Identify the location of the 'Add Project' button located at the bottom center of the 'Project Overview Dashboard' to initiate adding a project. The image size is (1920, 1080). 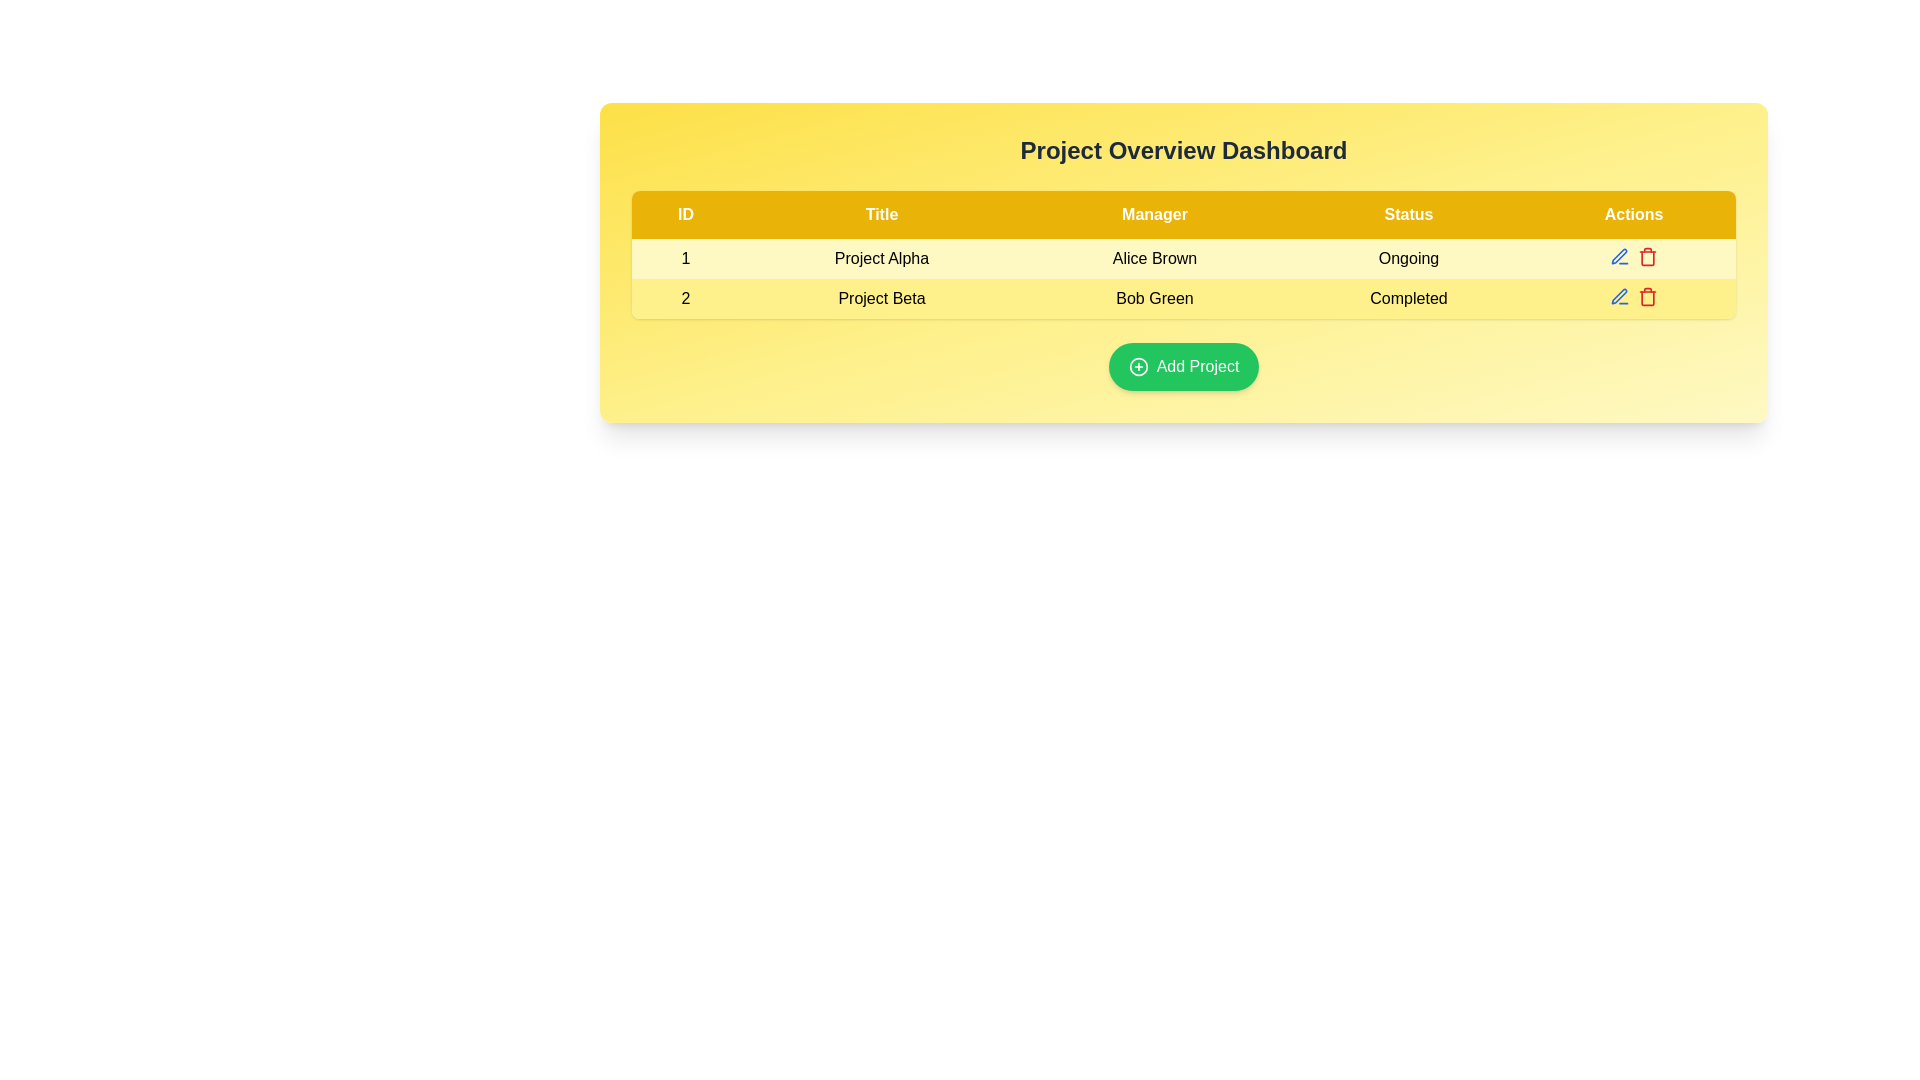
(1184, 366).